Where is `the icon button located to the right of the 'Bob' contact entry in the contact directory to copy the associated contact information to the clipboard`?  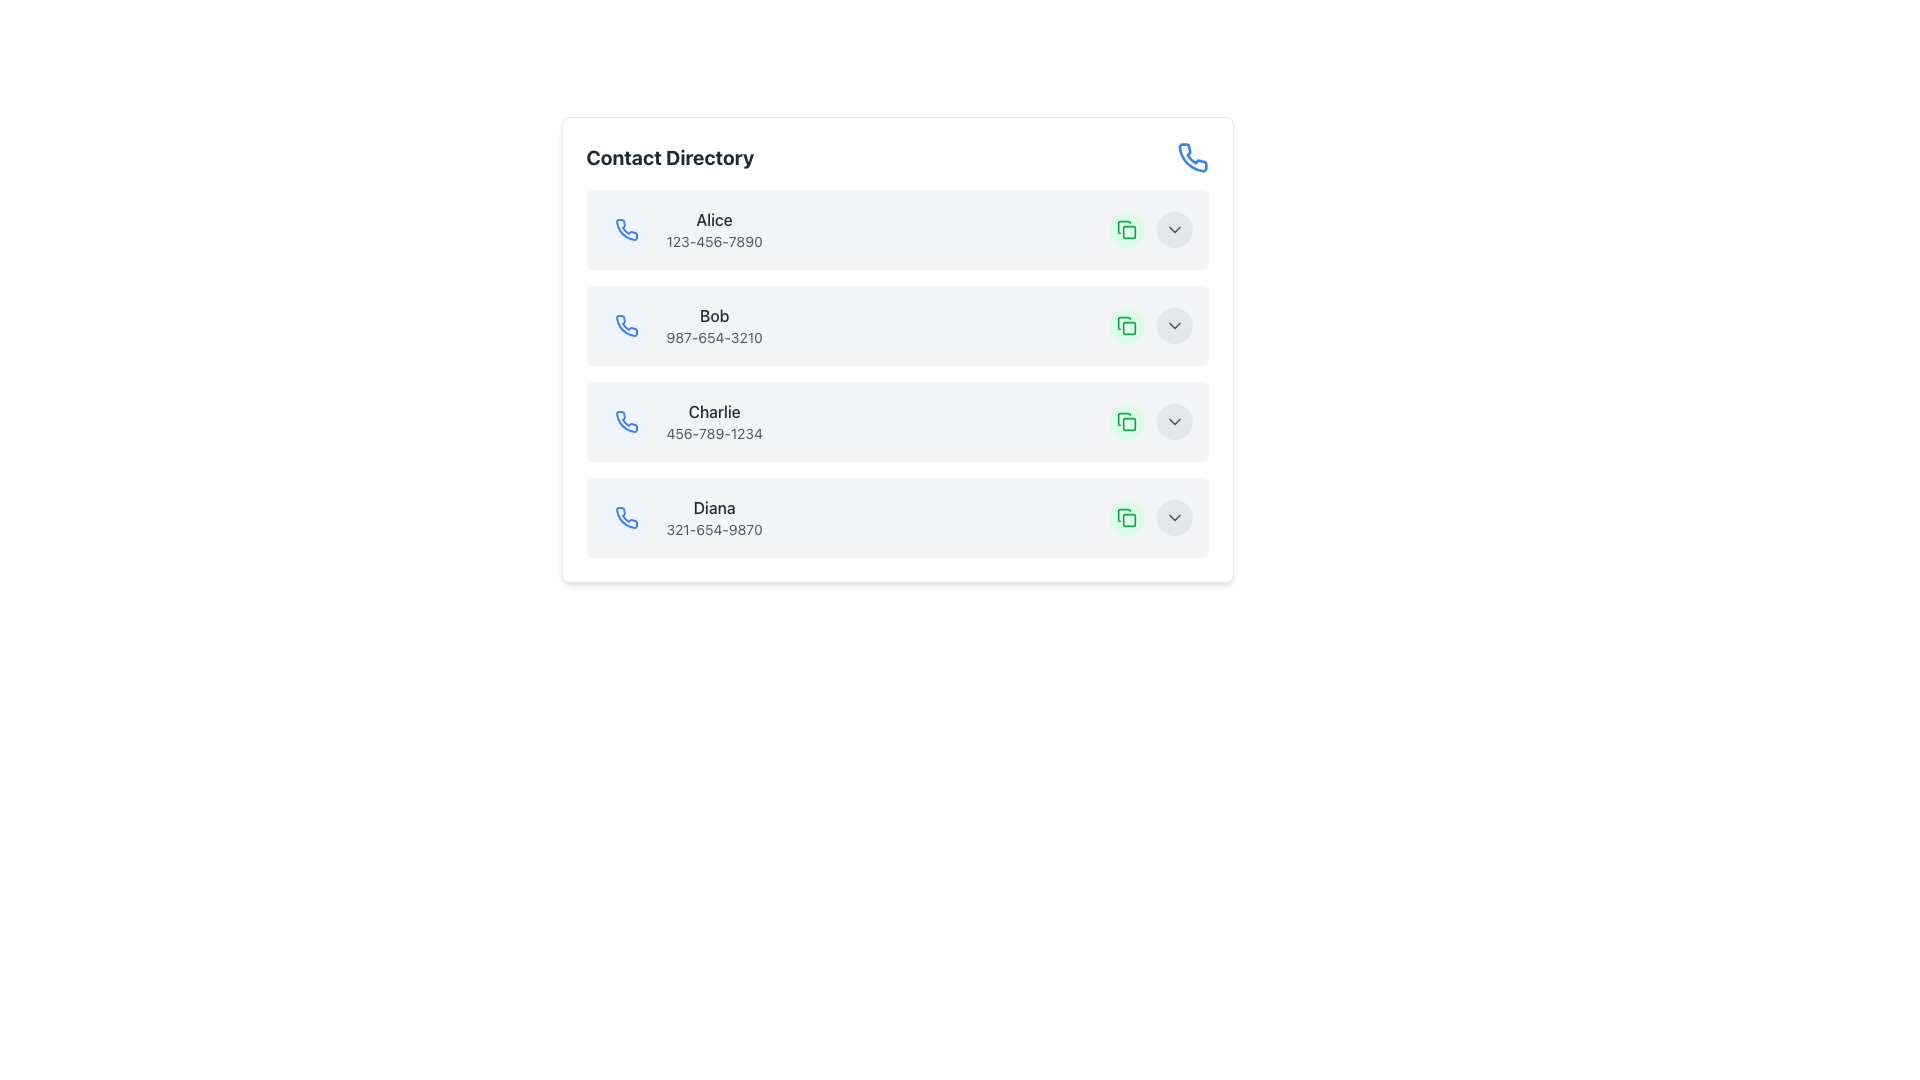
the icon button located to the right of the 'Bob' contact entry in the contact directory to copy the associated contact information to the clipboard is located at coordinates (1126, 325).